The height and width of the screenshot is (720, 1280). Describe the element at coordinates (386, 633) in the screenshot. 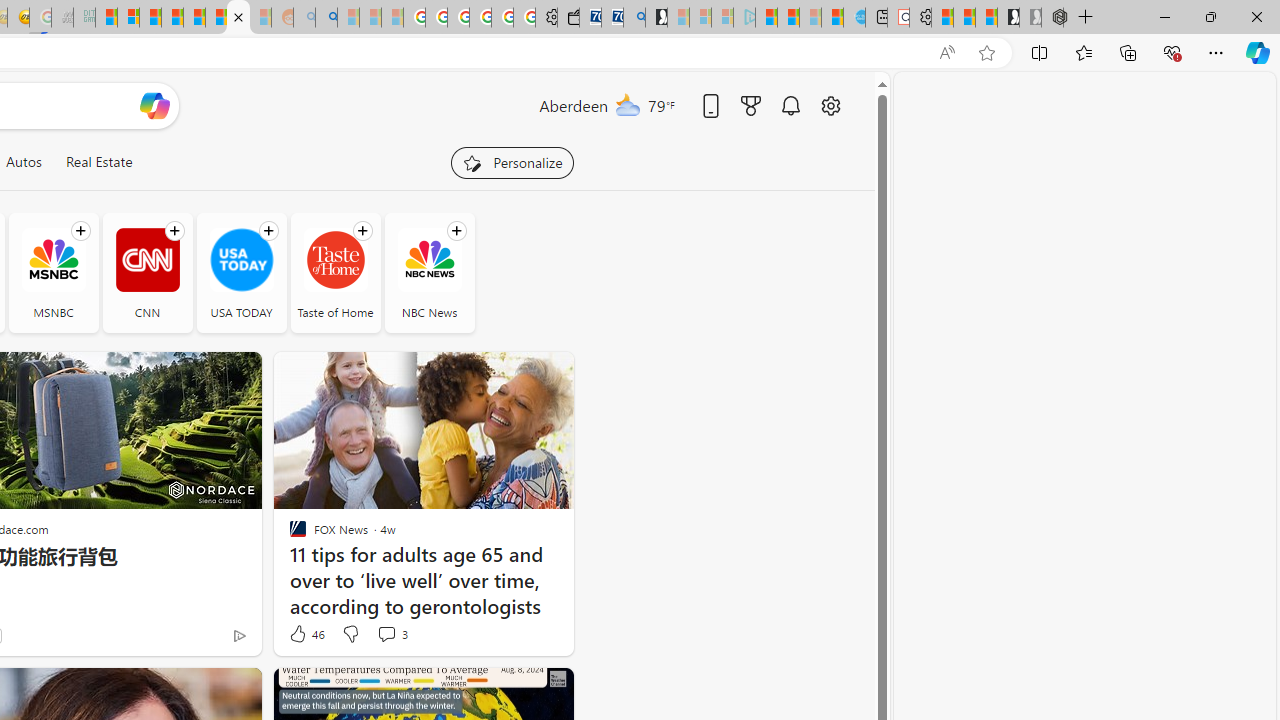

I see `'View comments 3 Comment'` at that location.